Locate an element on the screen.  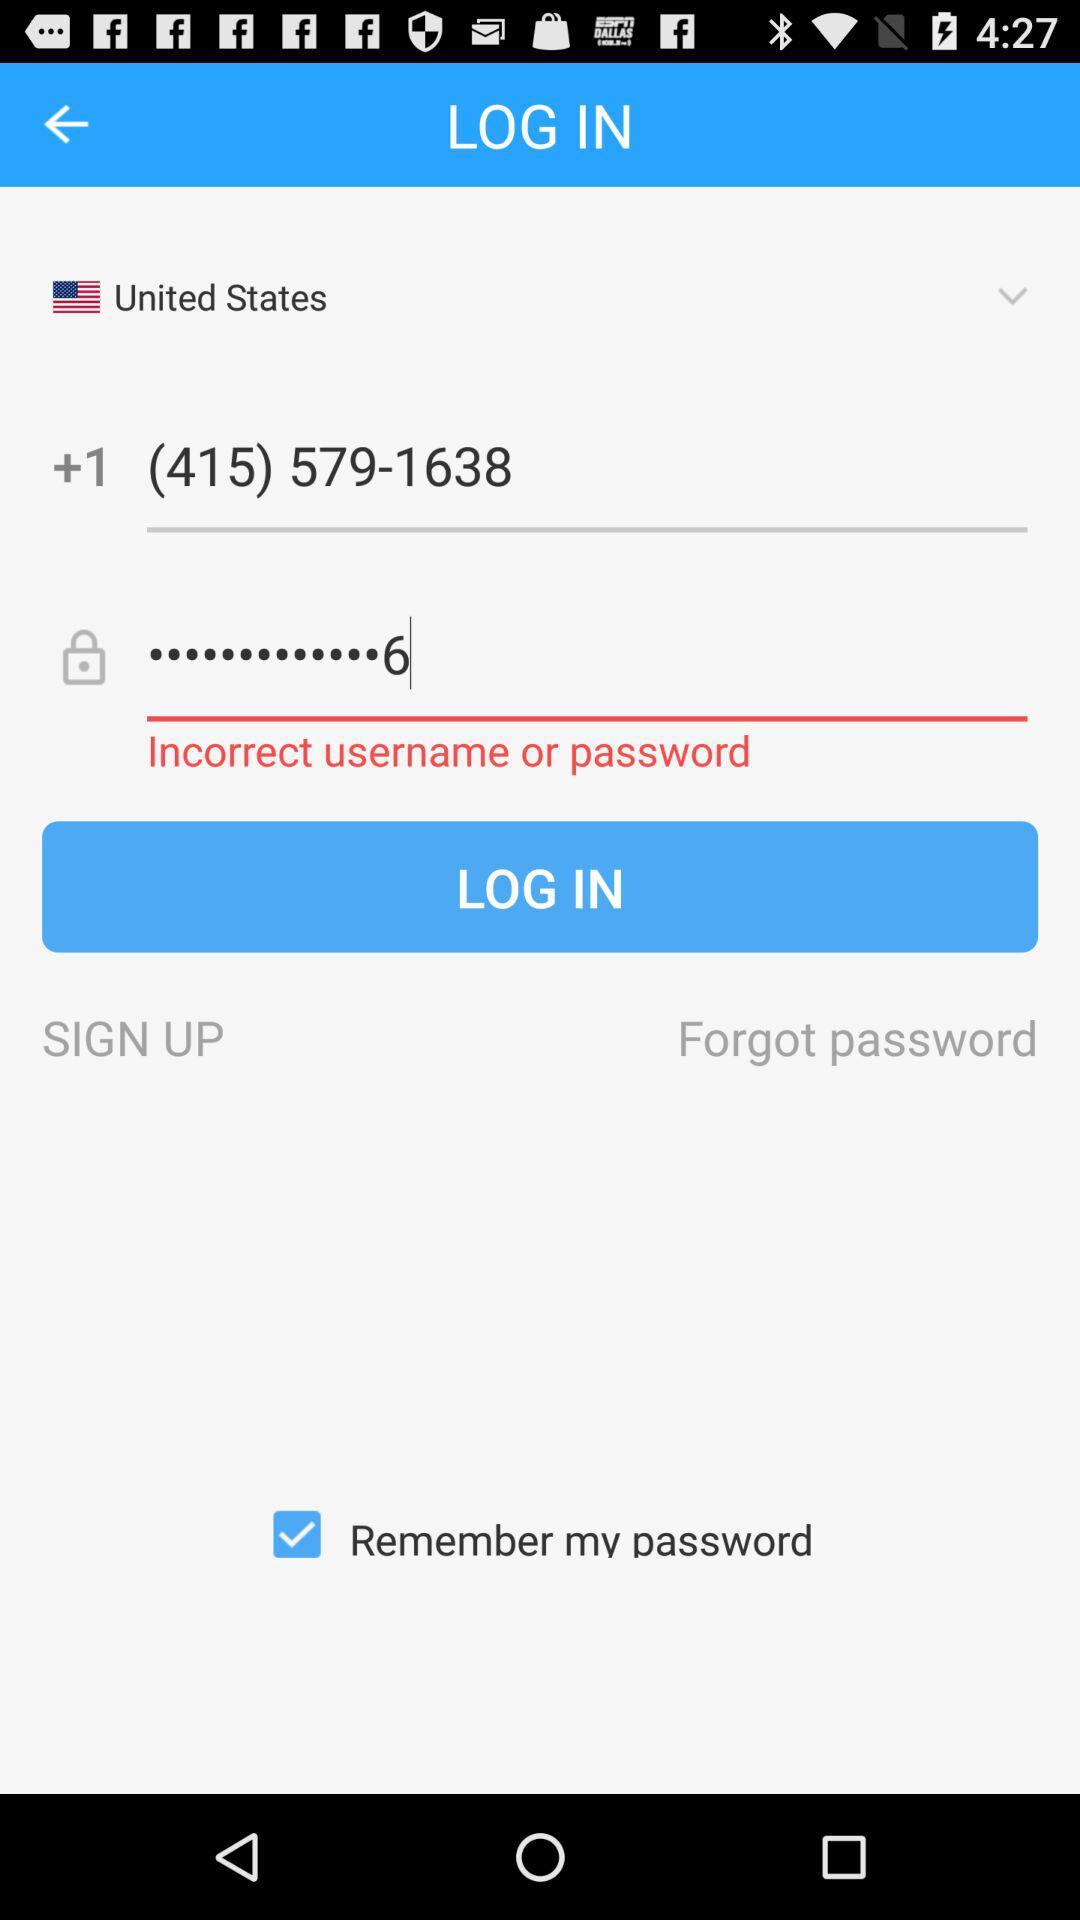
the password field is located at coordinates (586, 652).